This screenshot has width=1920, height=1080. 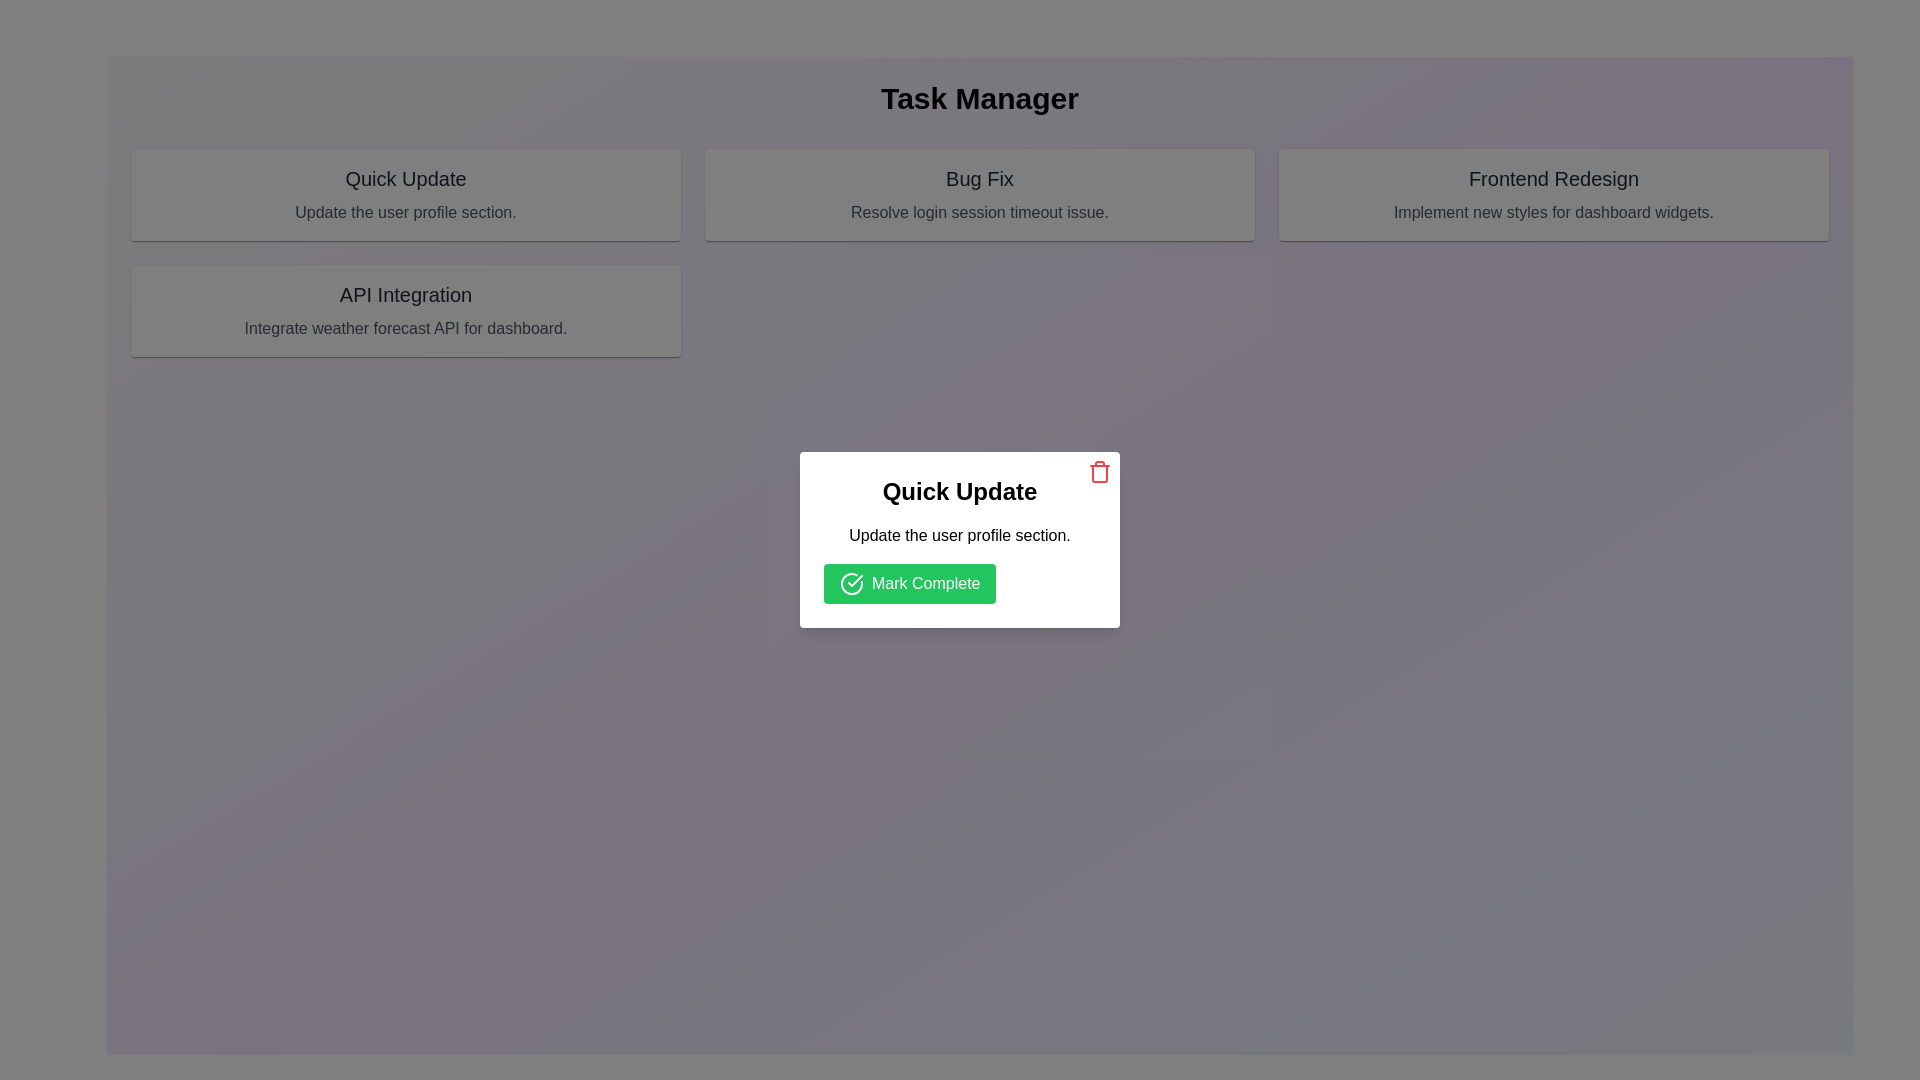 What do you see at coordinates (979, 212) in the screenshot?
I see `the static text displaying 'Resolve login session timeout issue.' which is styled in gray and centered beneath the 'Bug Fix' header` at bounding box center [979, 212].